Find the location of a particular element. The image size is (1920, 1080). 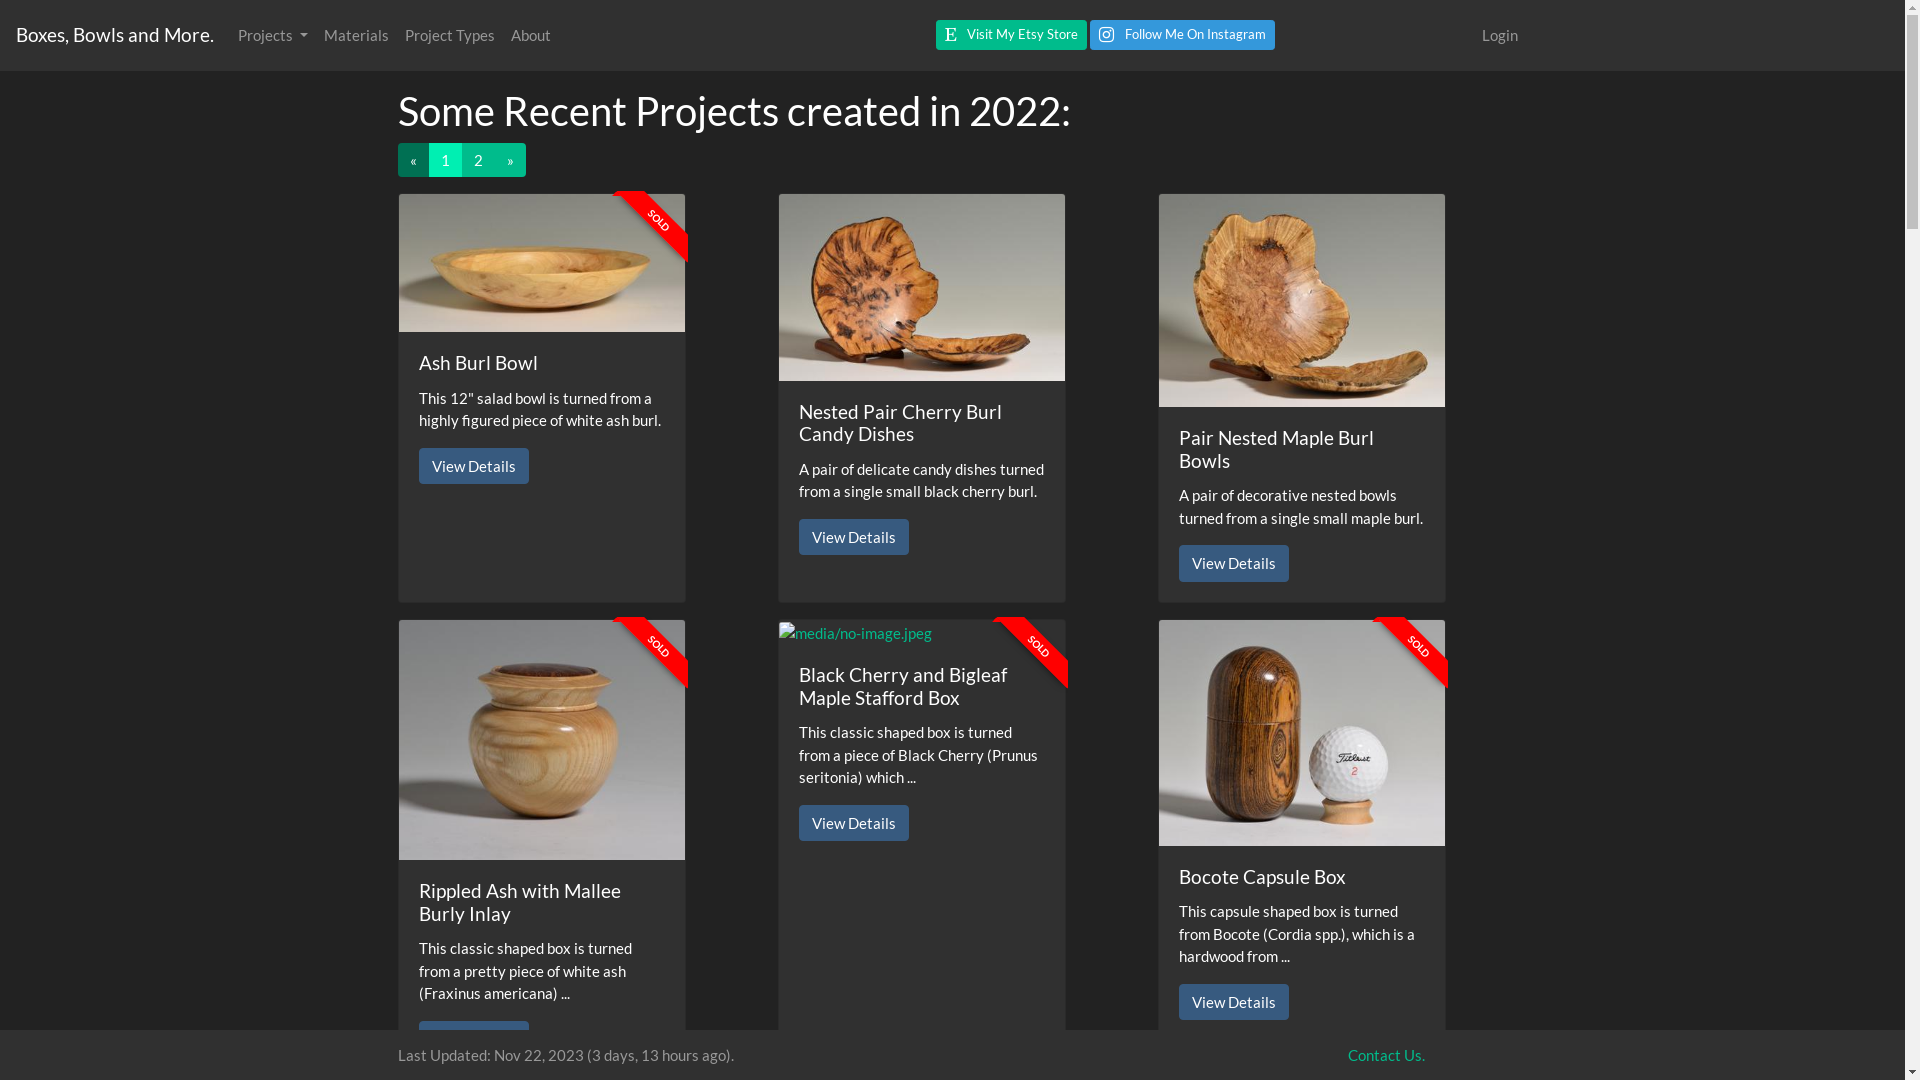

'Contact Us.' is located at coordinates (1385, 1054).